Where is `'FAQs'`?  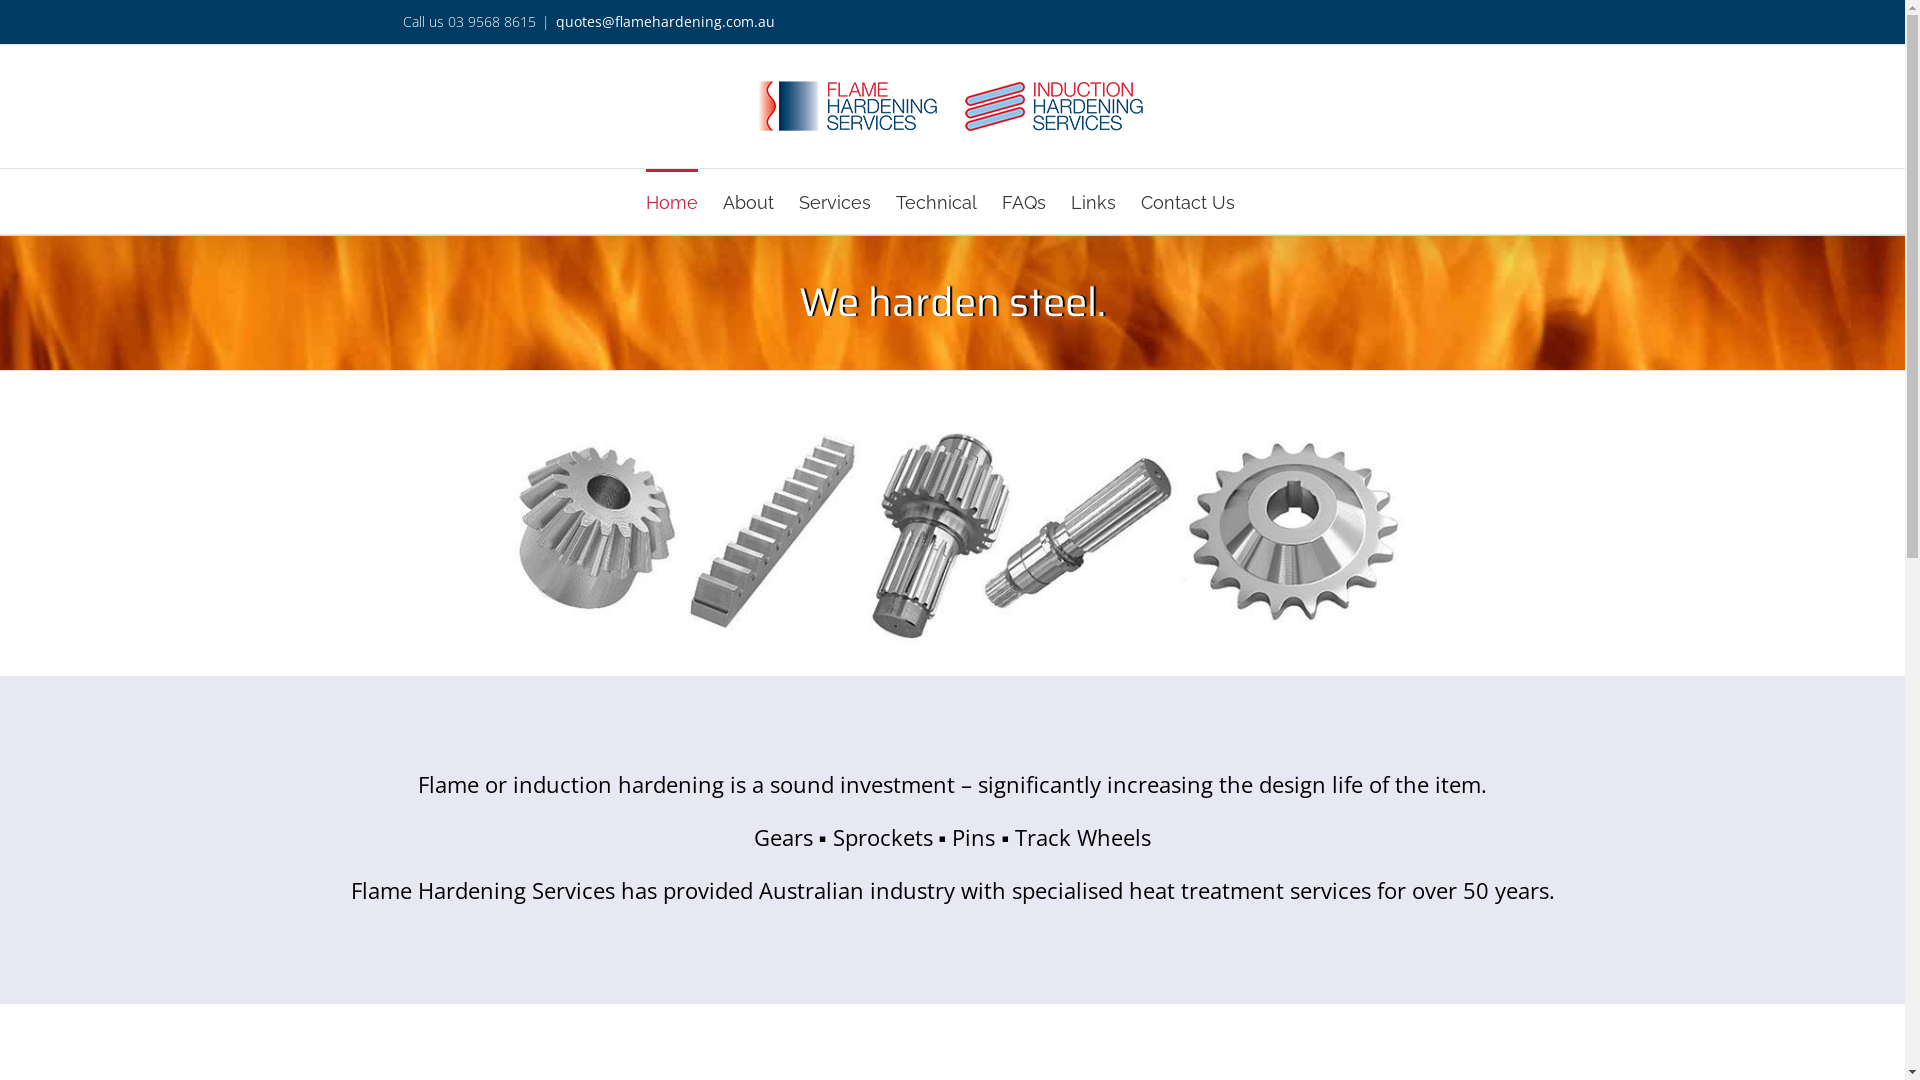
'FAQs' is located at coordinates (1023, 201).